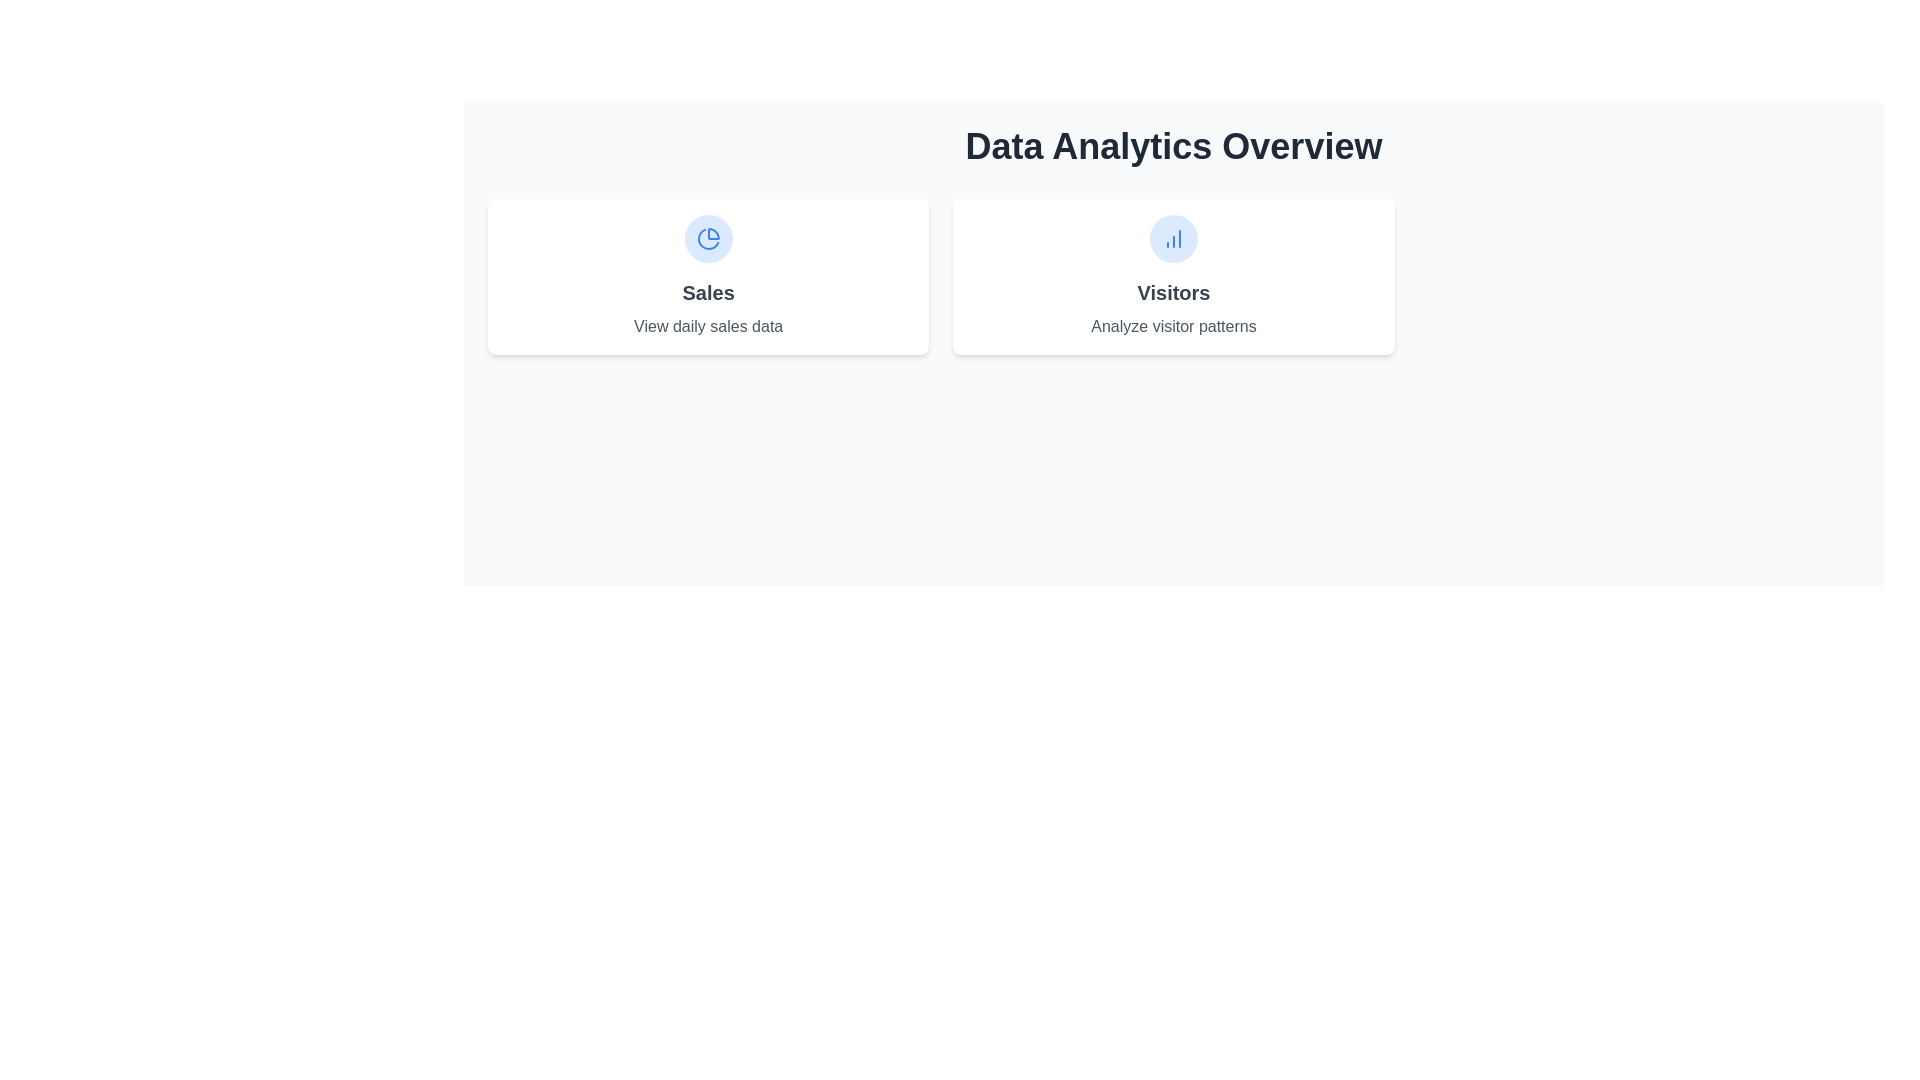 Image resolution: width=1920 pixels, height=1080 pixels. I want to click on static text element that contains 'View daily sales data', which is styled in a smaller and lighter gray font, positioned below the bolded title 'Sales' within a white card, so click(708, 326).